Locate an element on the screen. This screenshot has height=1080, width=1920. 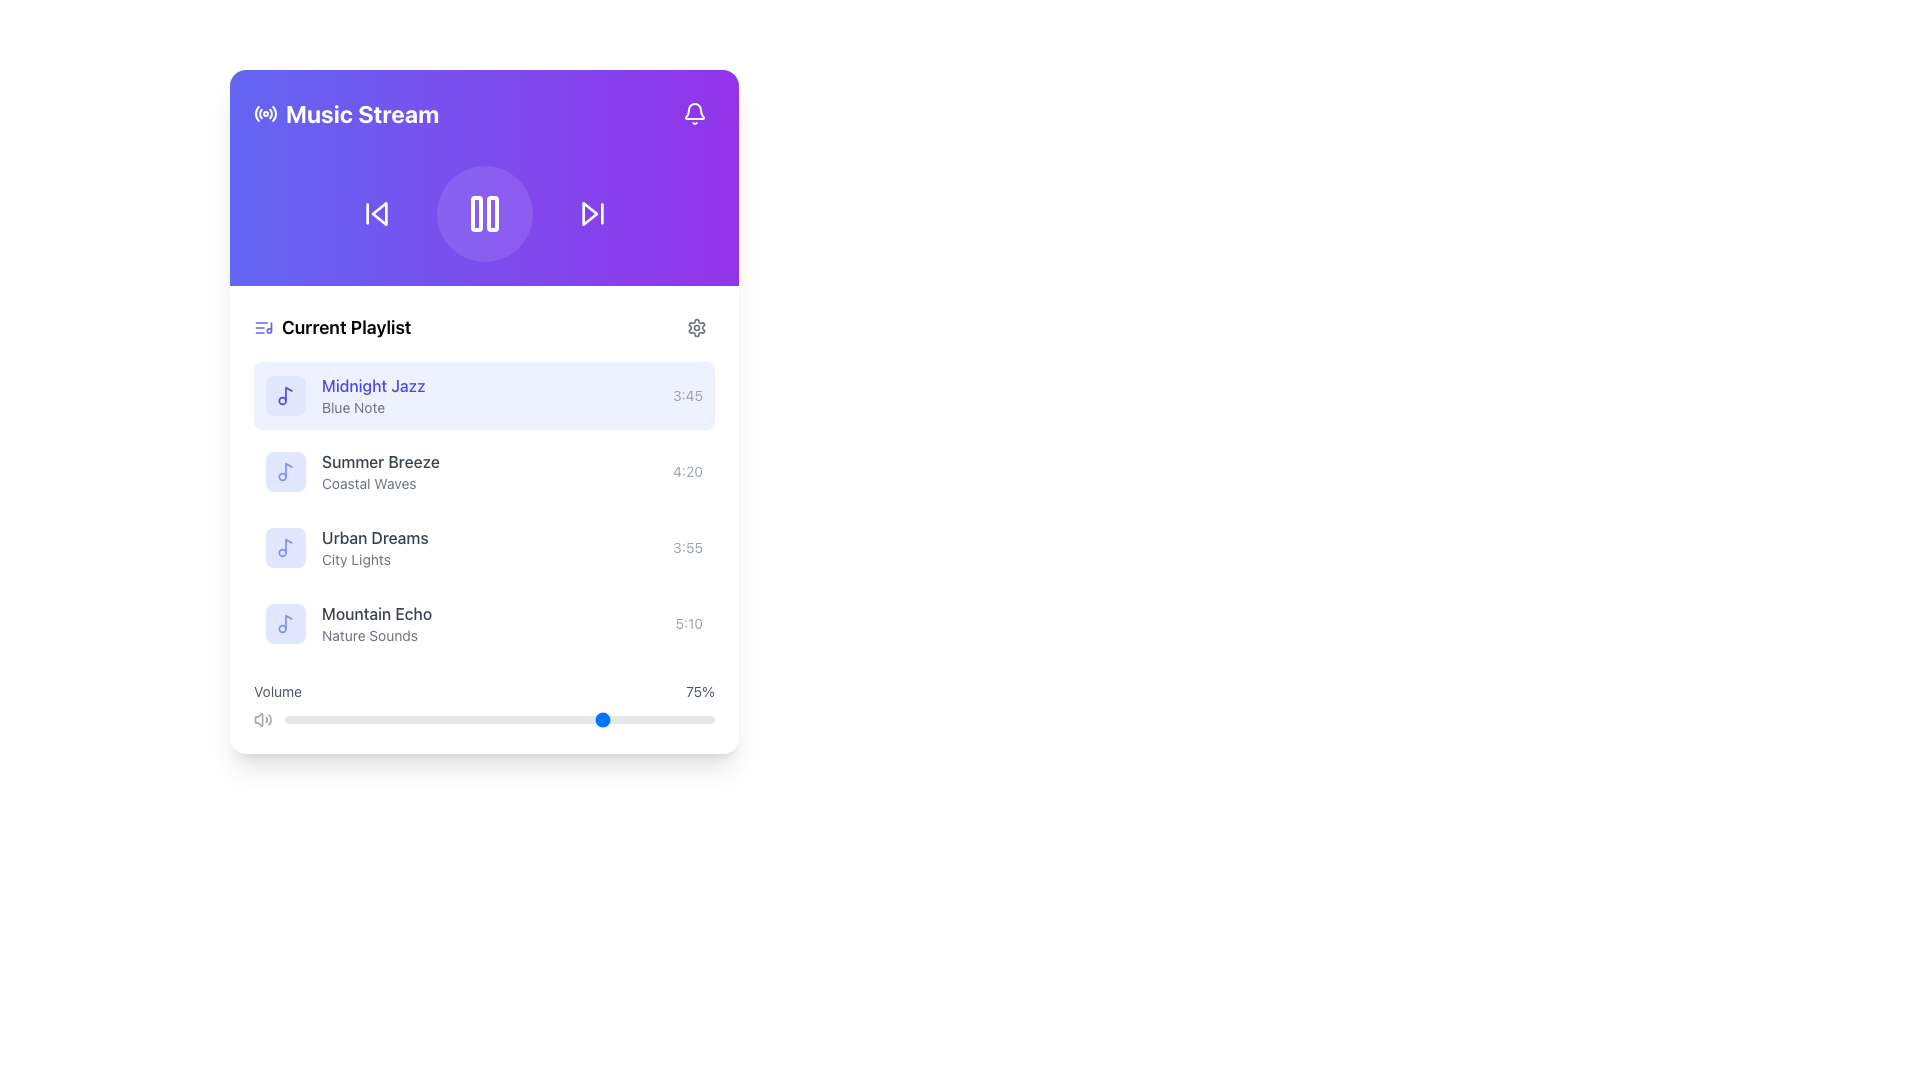
the forward navigation button, which is a play-like triangle icon followed by a vertical bar, located in the top-right area of the purple header section of the interface is located at coordinates (591, 213).